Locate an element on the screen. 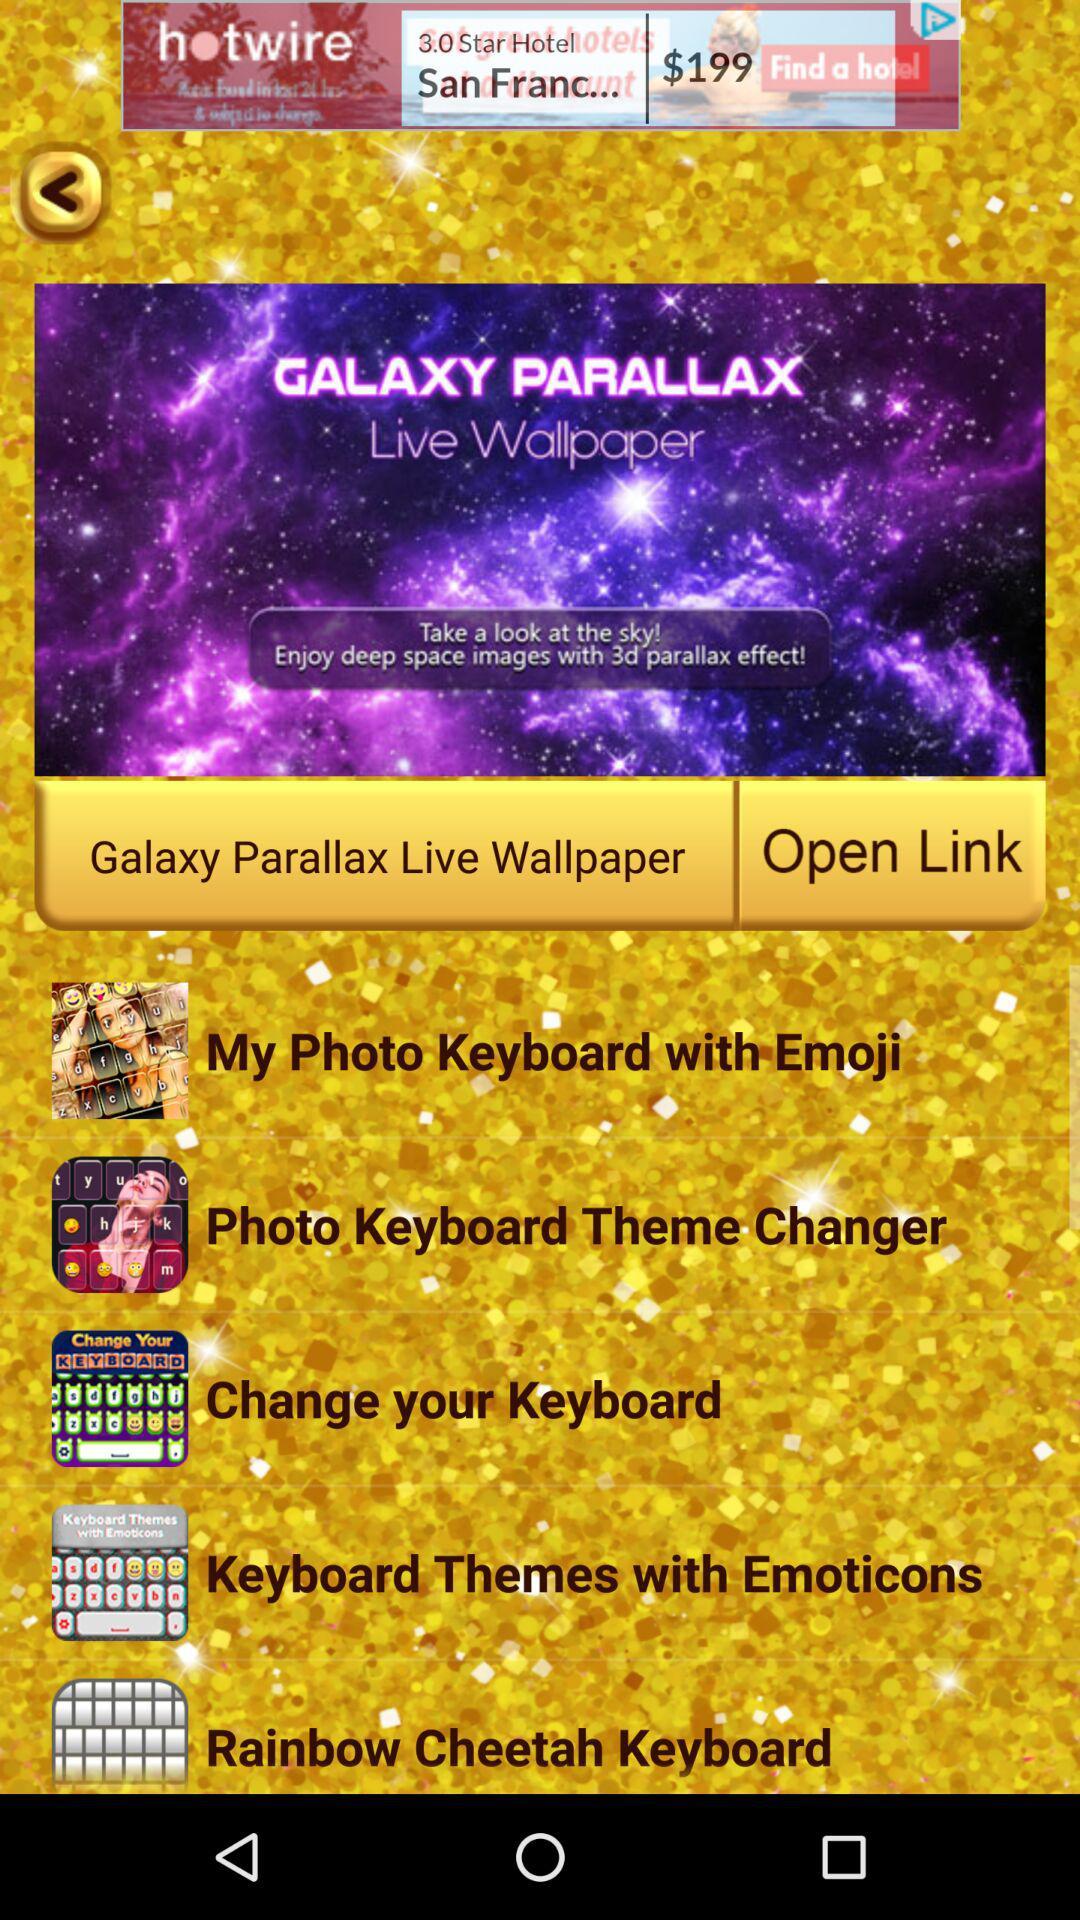 The image size is (1080, 1920). visit advertisement is located at coordinates (540, 65).